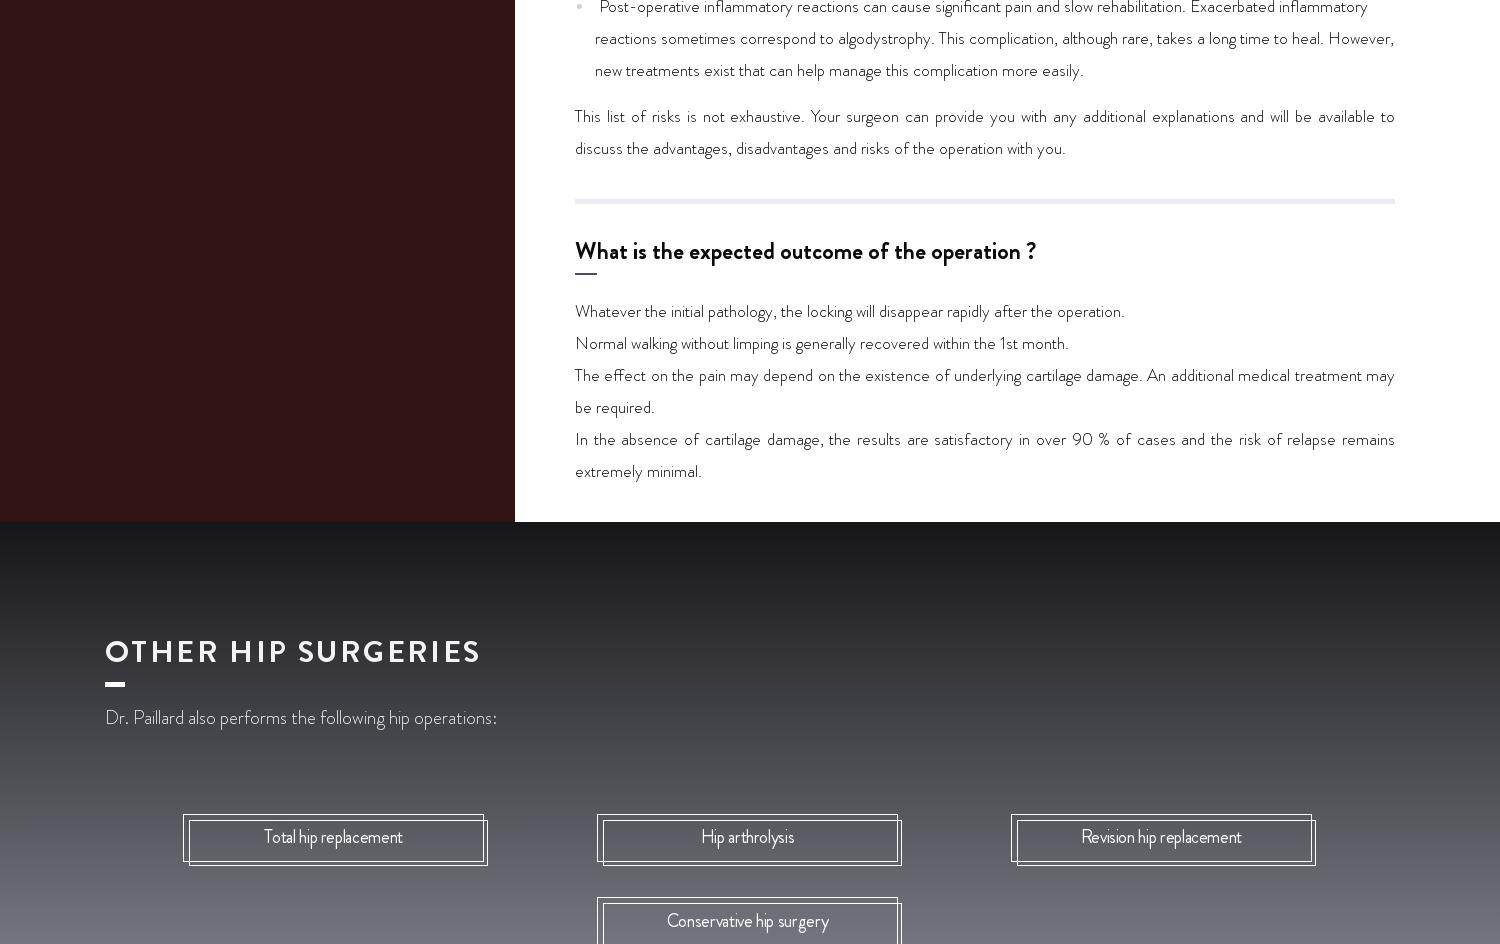 This screenshot has width=1500, height=944. I want to click on 'Normal walking without limping is generally recovered within the 1st month.', so click(821, 341).